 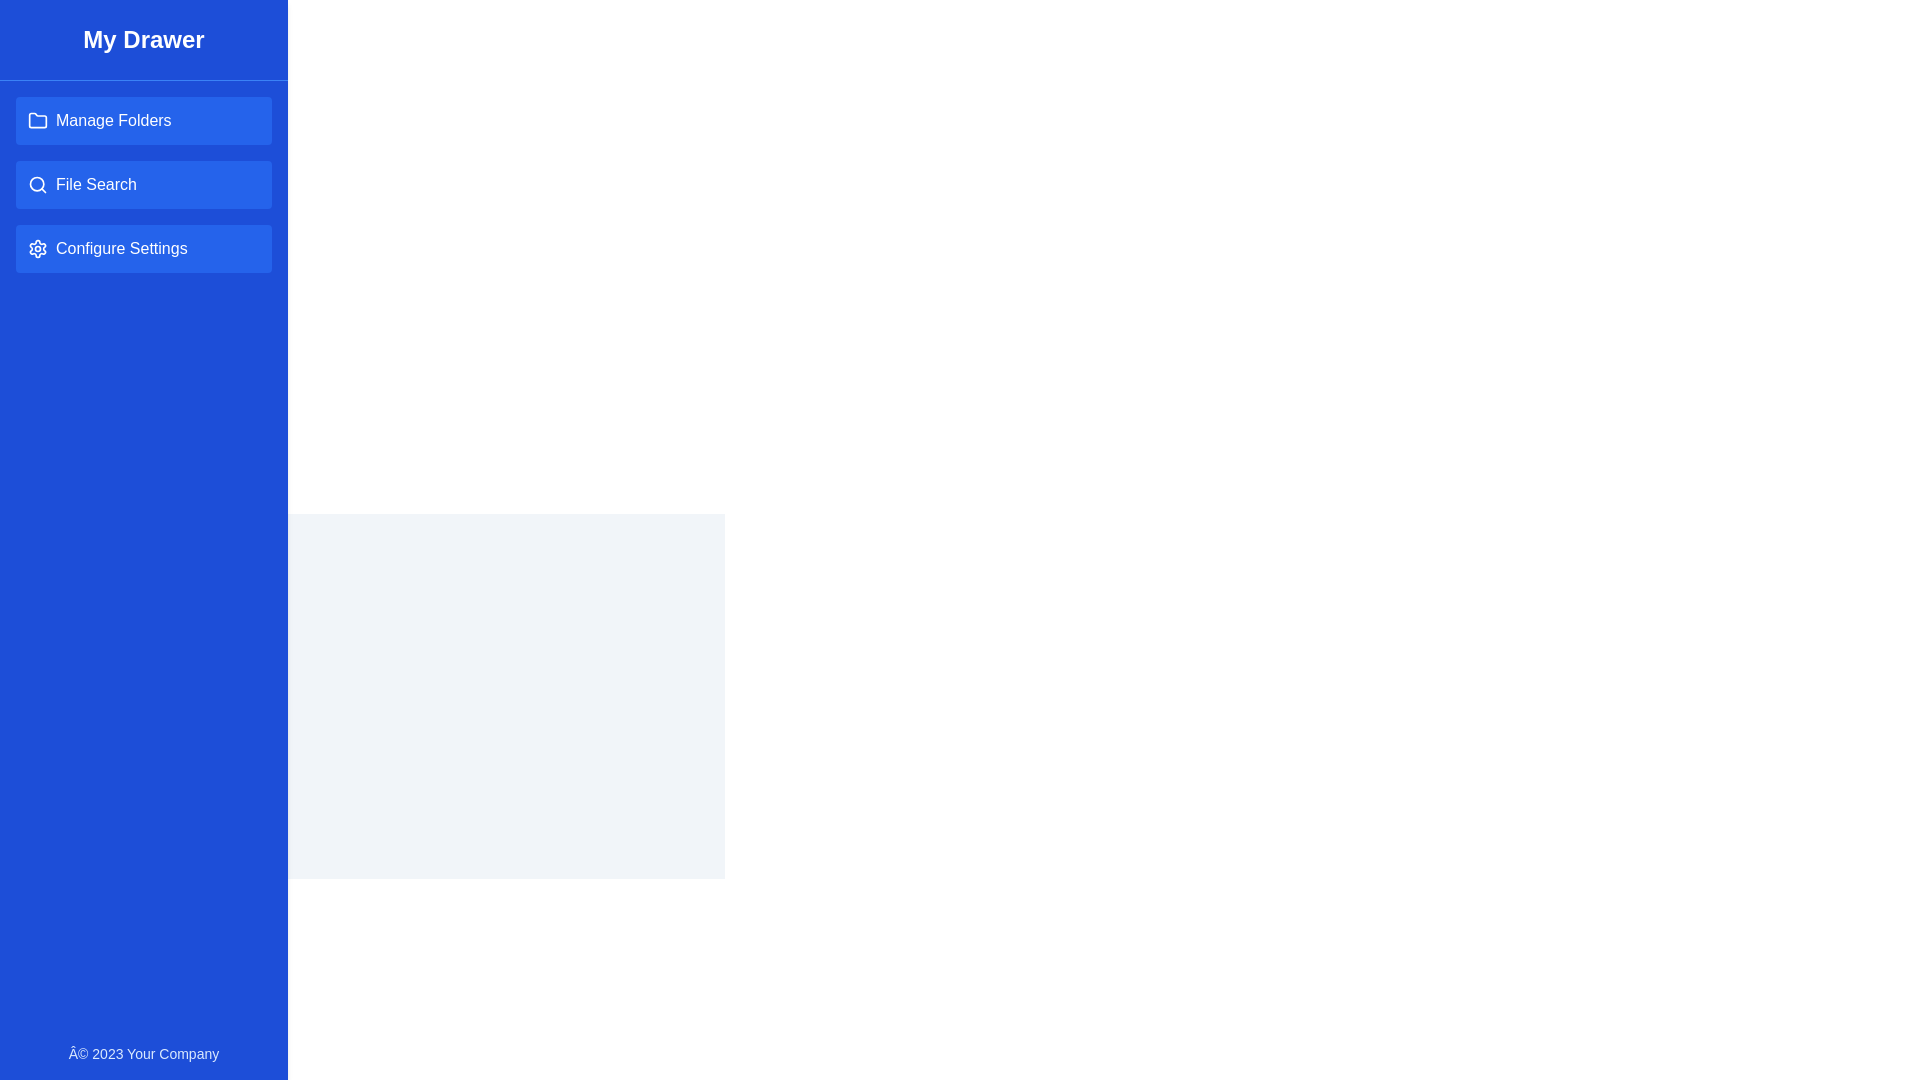 What do you see at coordinates (143, 120) in the screenshot?
I see `the navigation item Manage Folders in the drawer` at bounding box center [143, 120].